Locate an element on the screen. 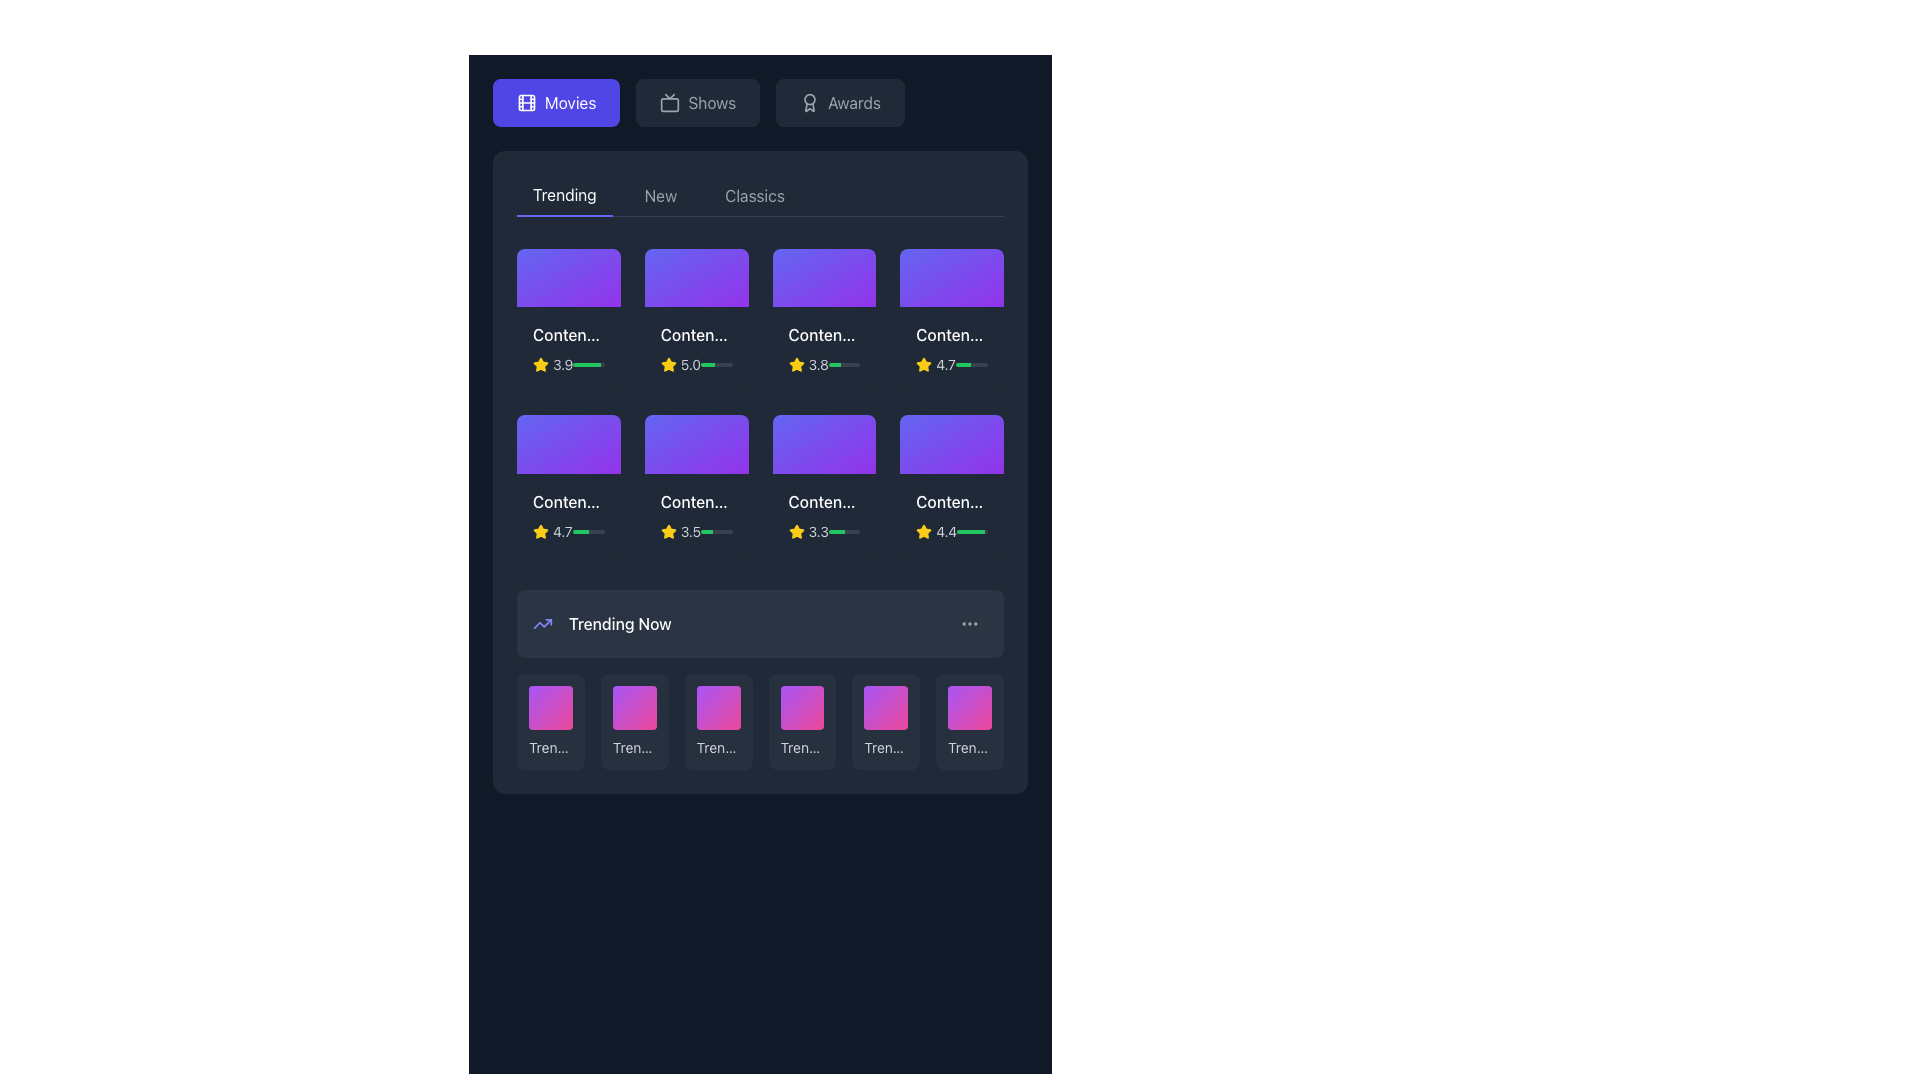 This screenshot has height=1080, width=1920. the information display card with rating details located in the second column of the first row of the grid in the 'Trending' section of the 'Movies' tab is located at coordinates (696, 348).